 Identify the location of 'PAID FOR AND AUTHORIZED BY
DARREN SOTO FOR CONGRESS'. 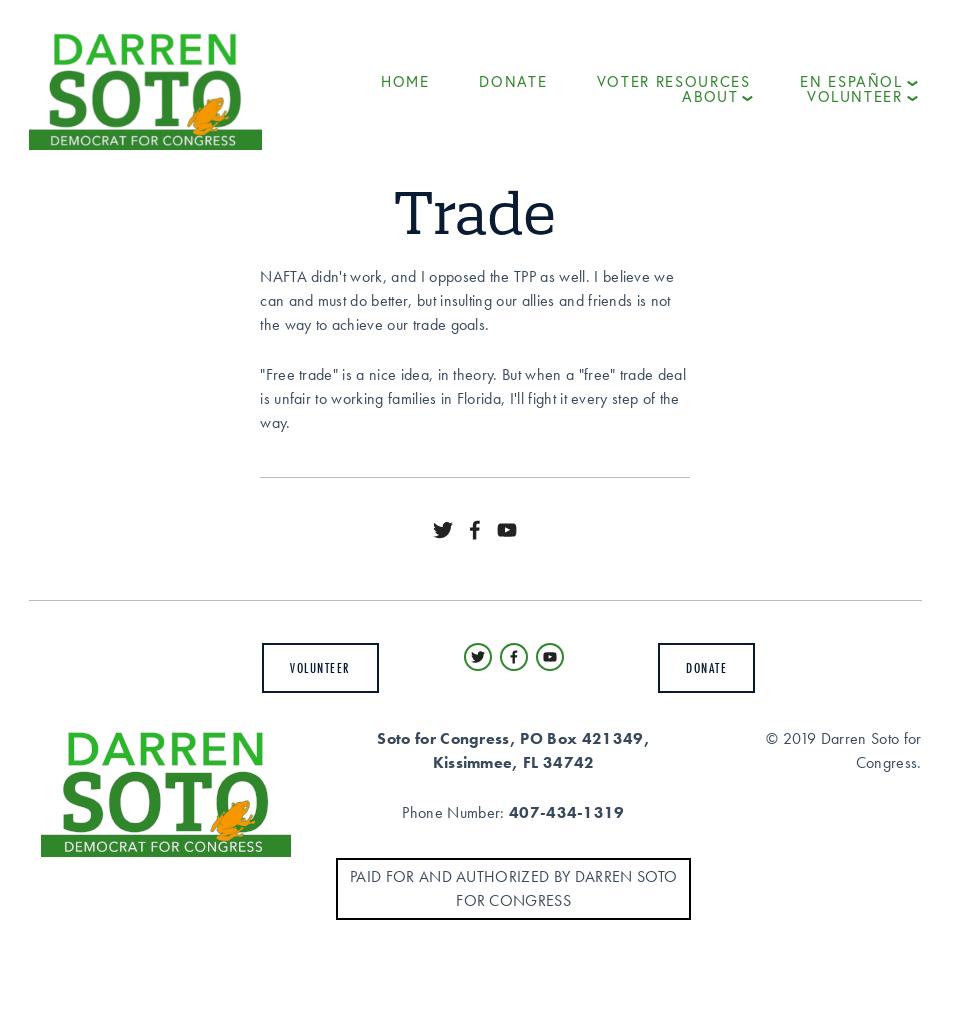
(512, 886).